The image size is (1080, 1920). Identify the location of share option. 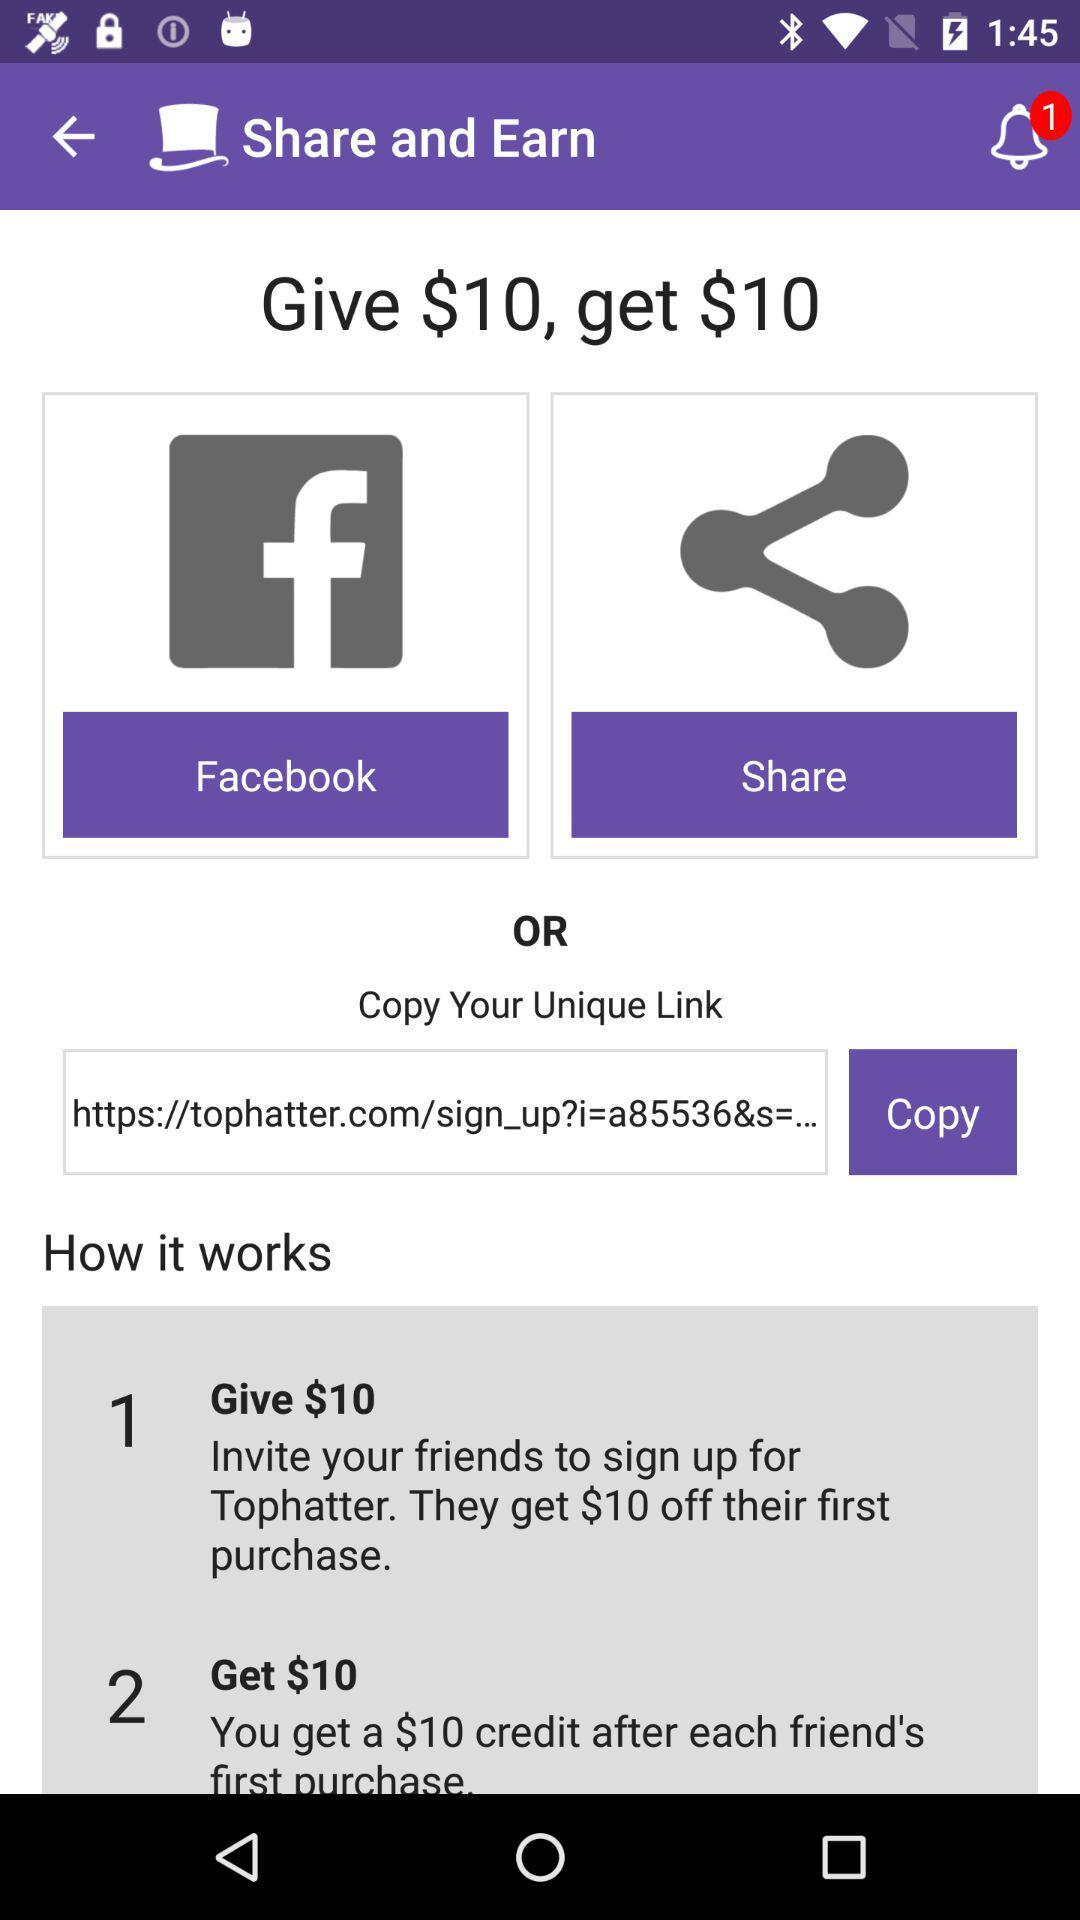
(793, 552).